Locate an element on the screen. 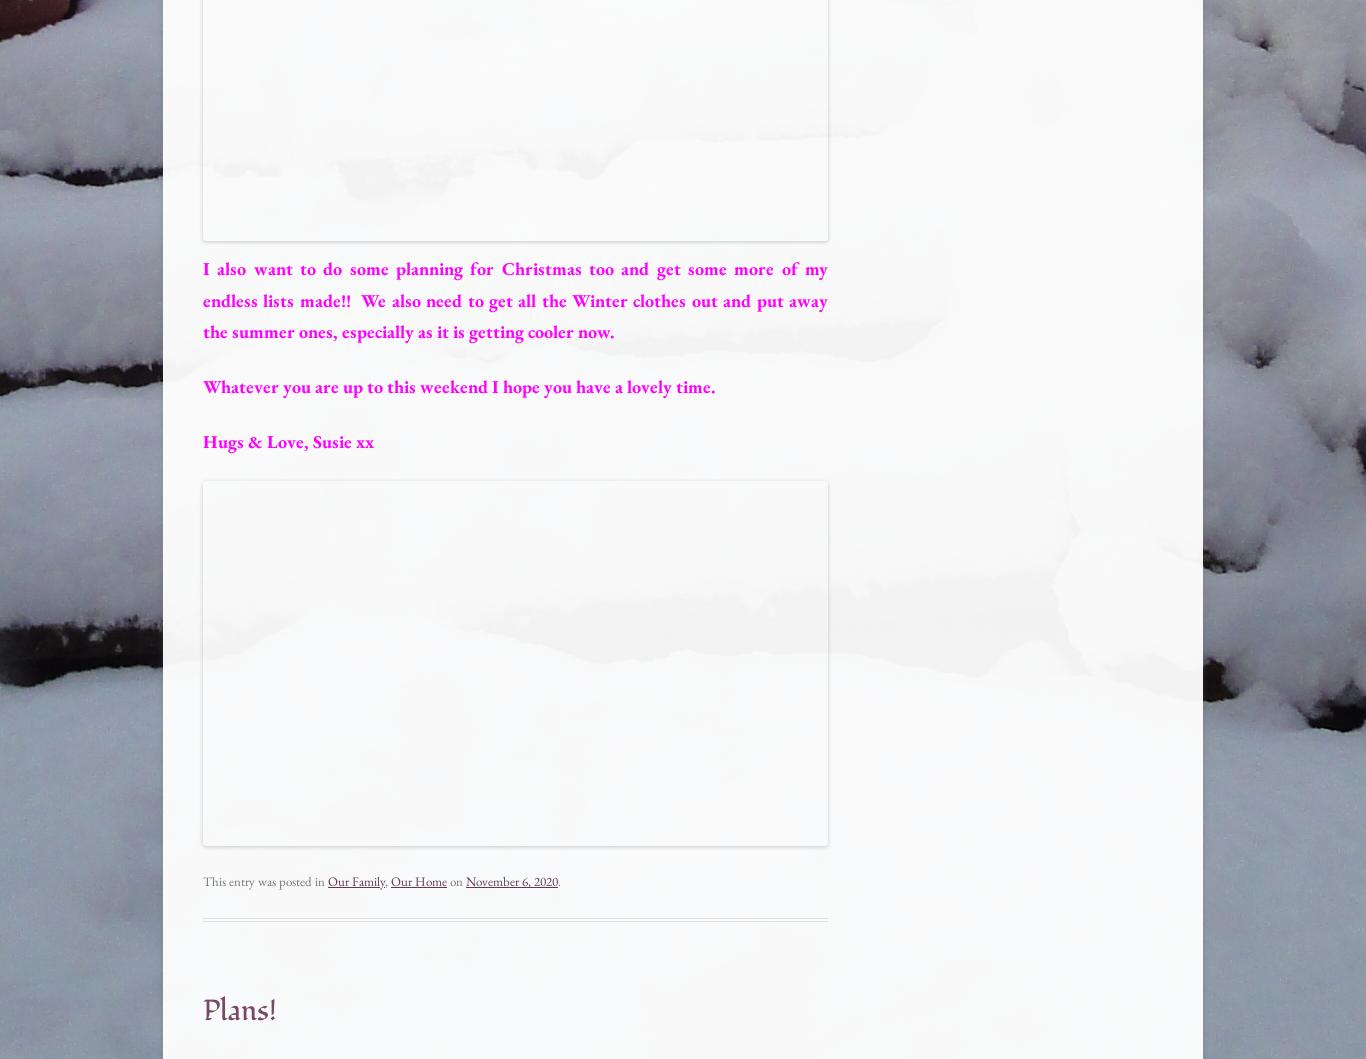 The height and width of the screenshot is (1059, 1366). 'Whatever you are up to this weekend I hope you have a lovely time.' is located at coordinates (459, 385).